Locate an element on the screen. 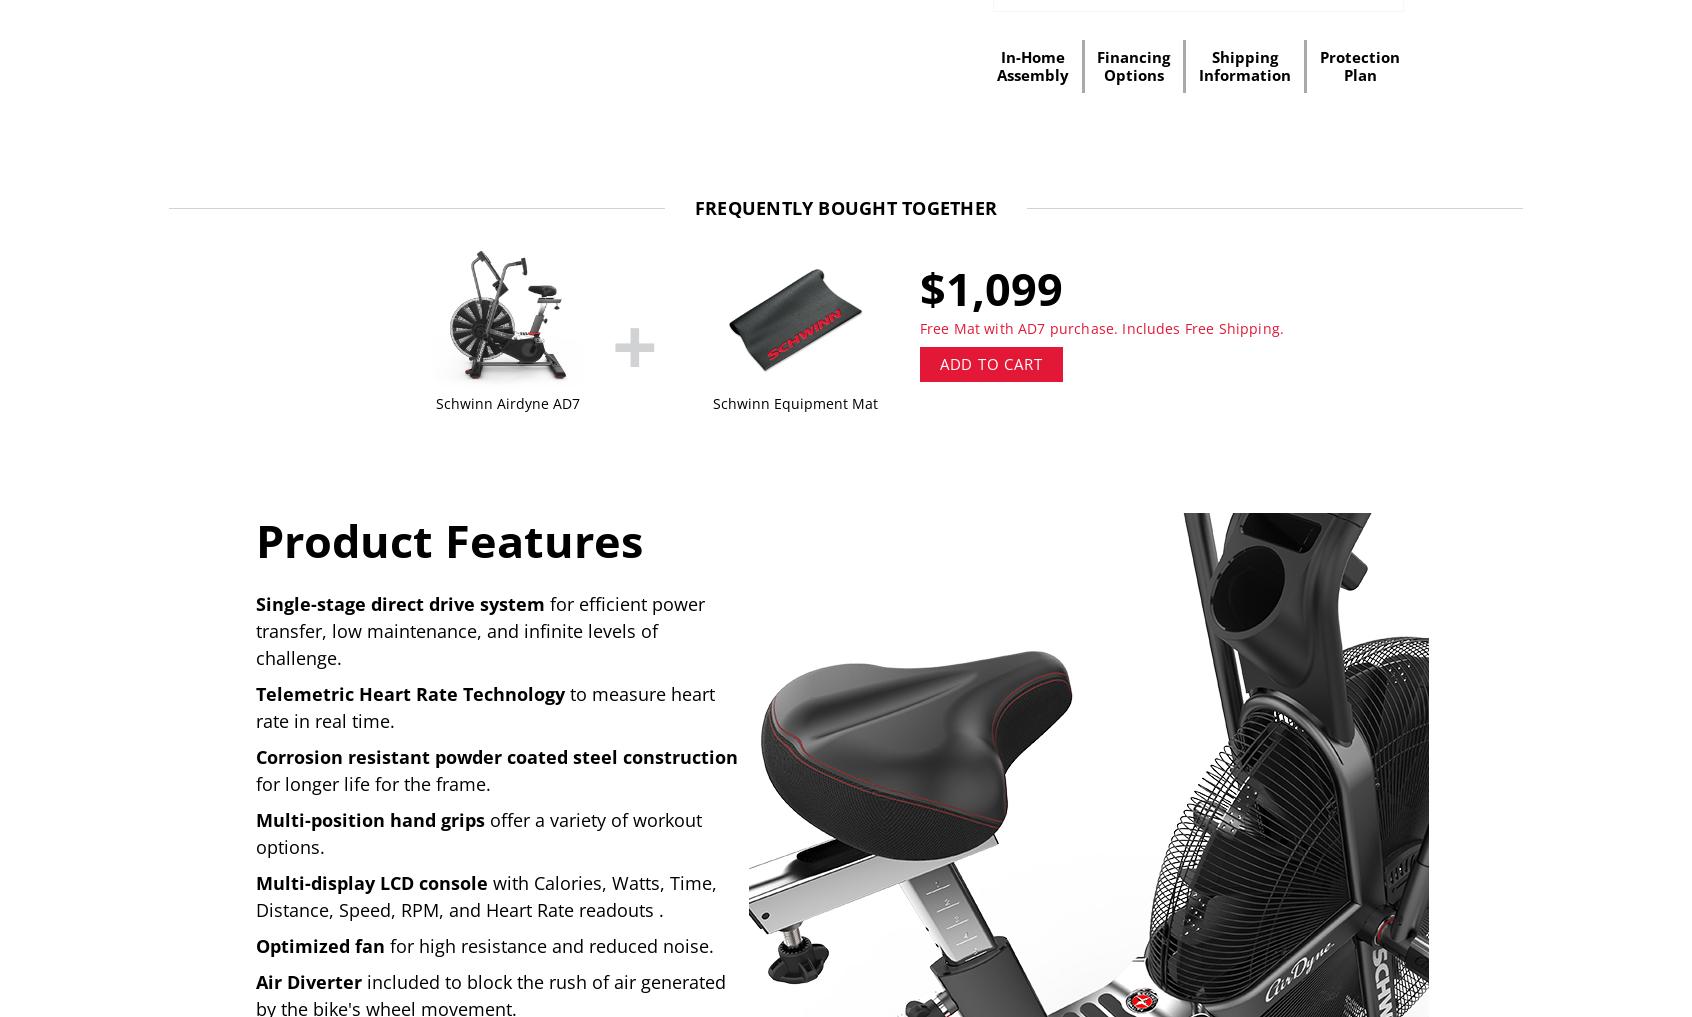 The height and width of the screenshot is (1017, 1692). 'Optimized fan' is located at coordinates (322, 945).